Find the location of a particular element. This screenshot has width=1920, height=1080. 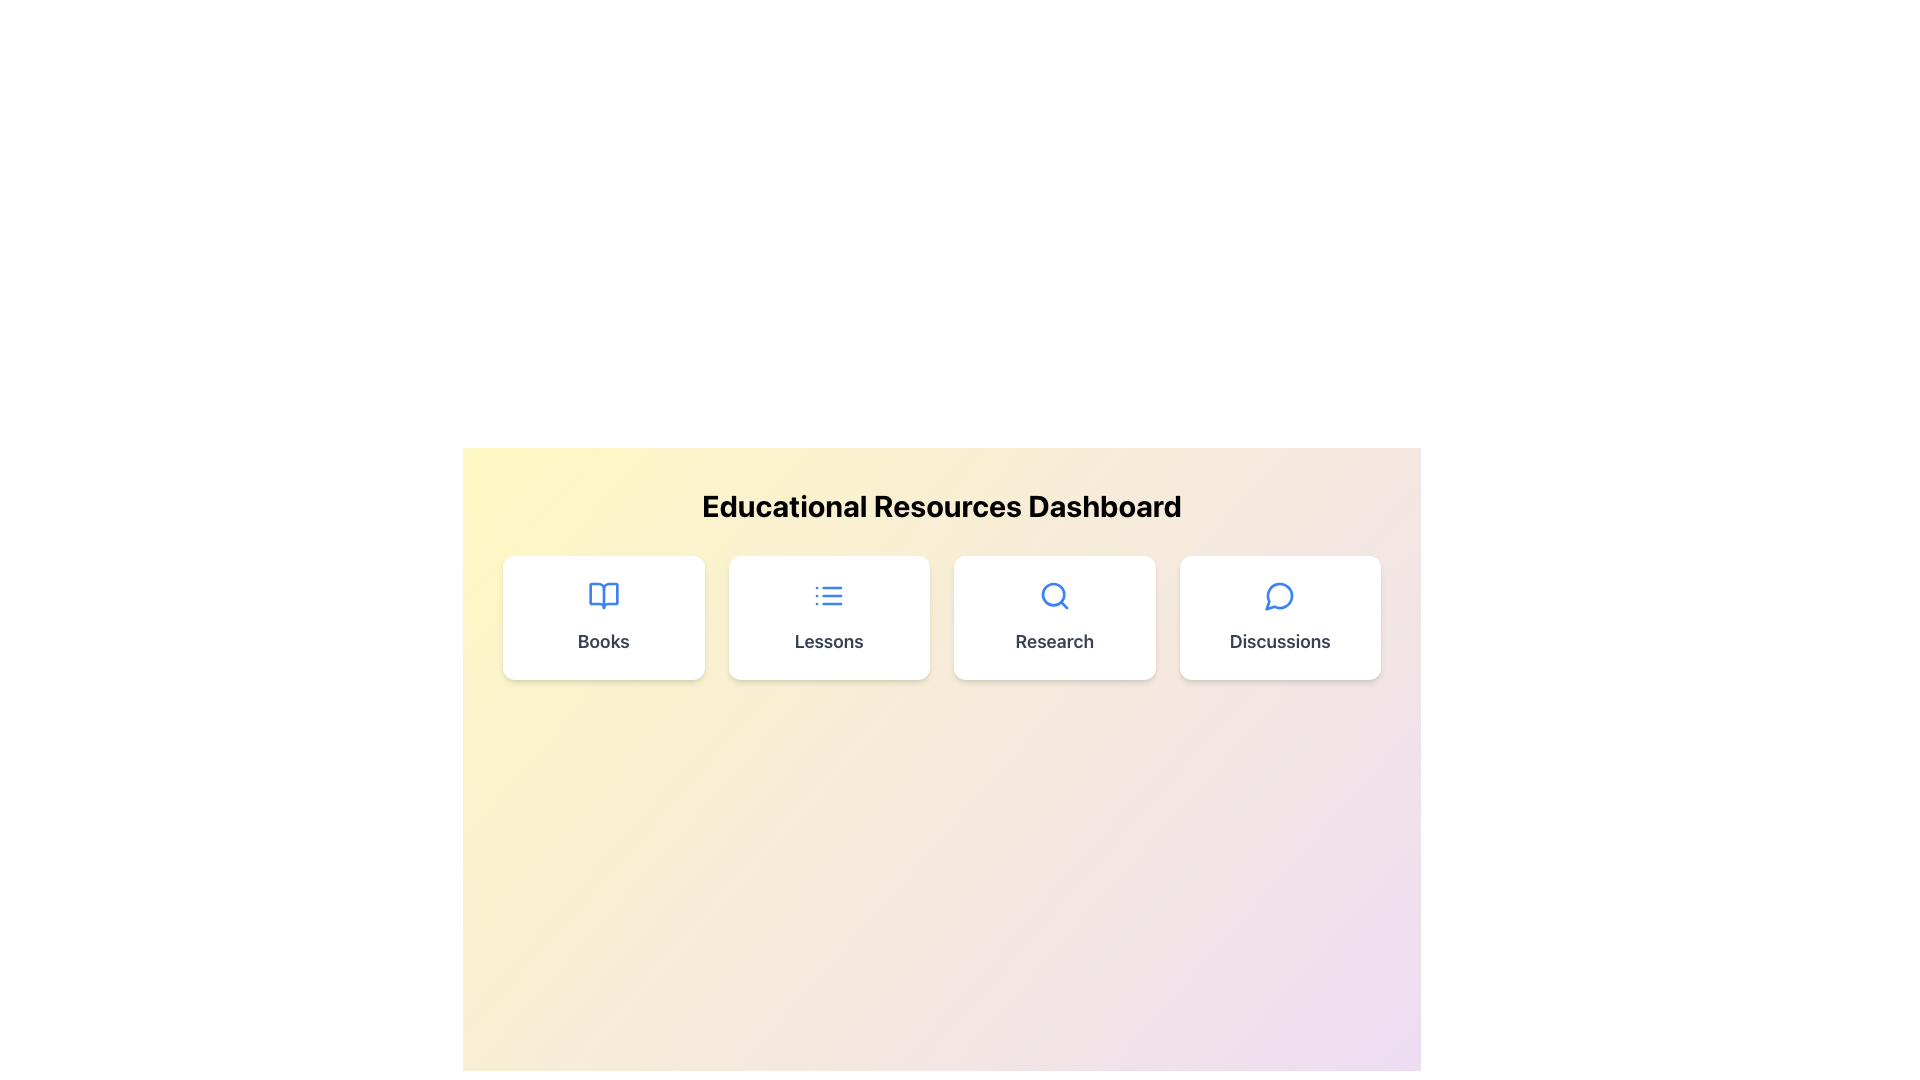

the magnifying glass icon representing the search functionality in the 'Research' section, located on the third card in a row of four cards is located at coordinates (1053, 595).